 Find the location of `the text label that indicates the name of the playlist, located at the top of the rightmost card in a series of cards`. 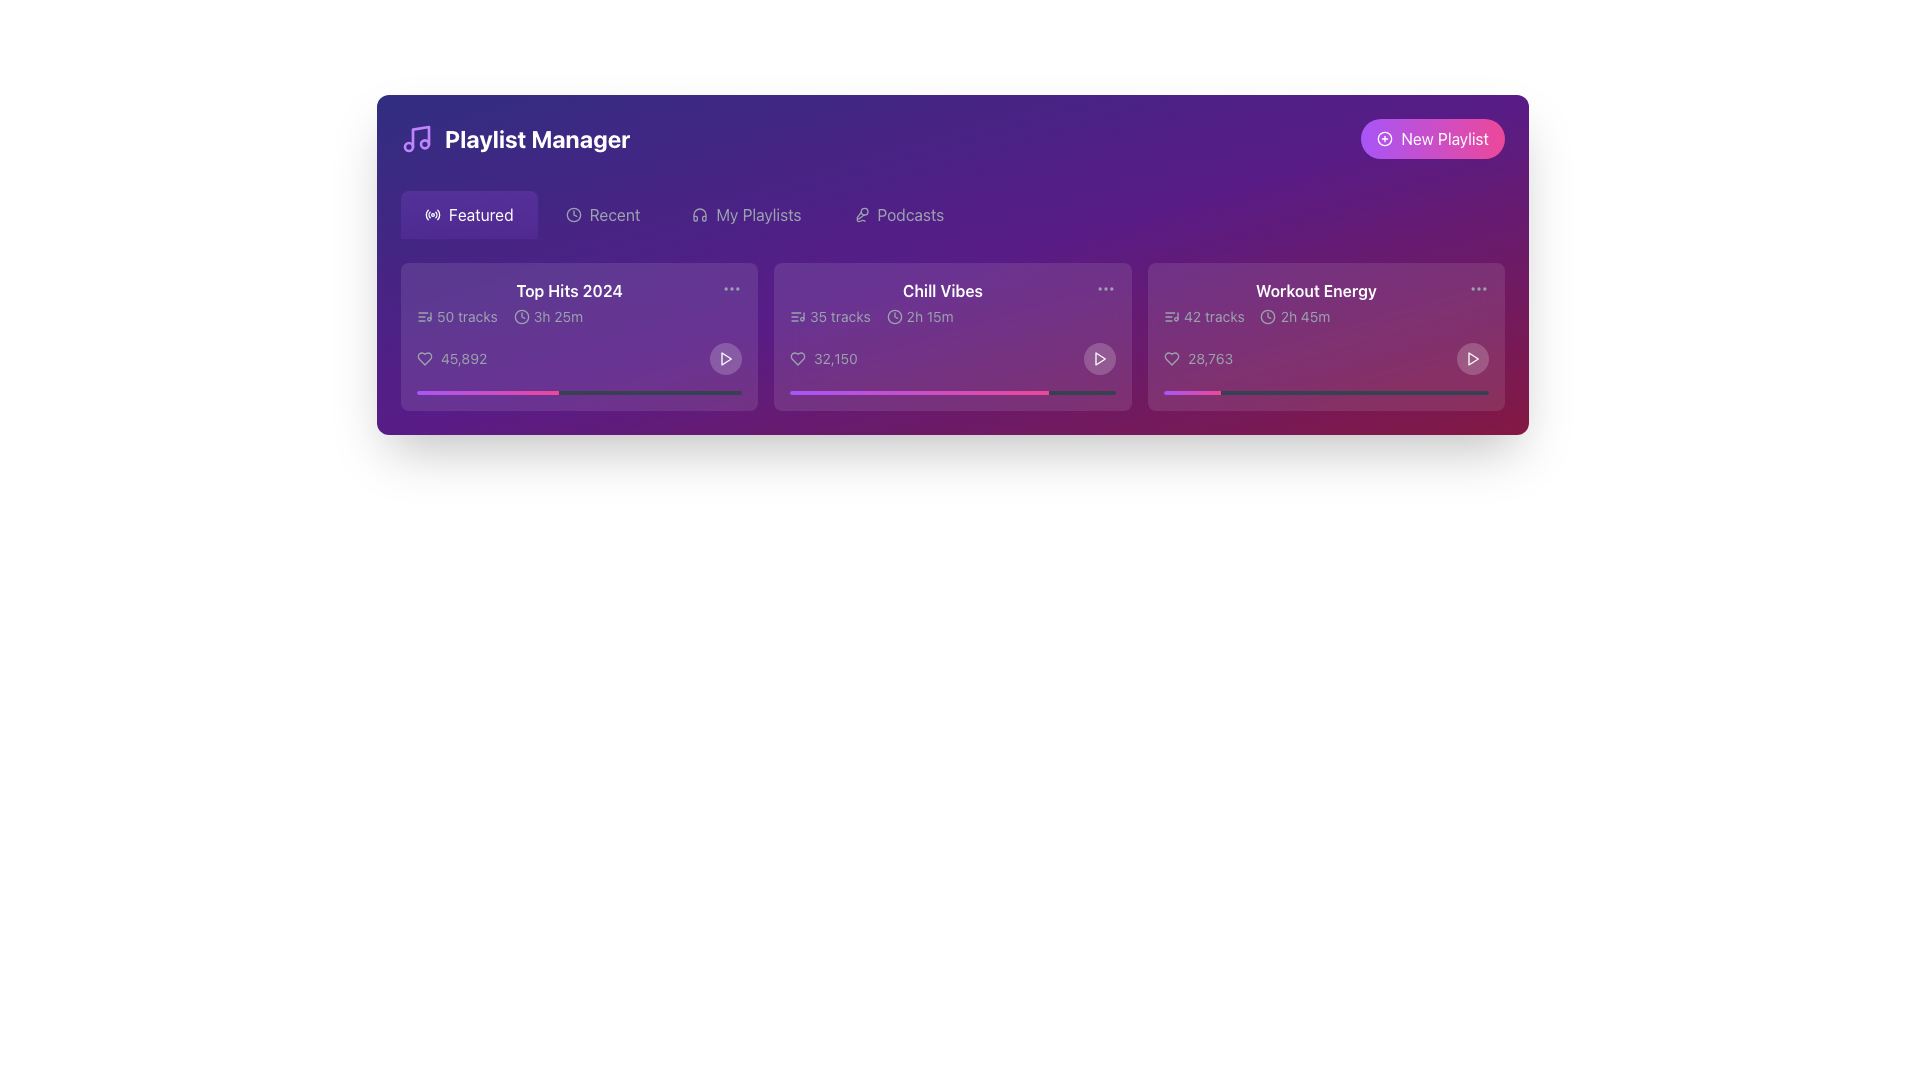

the text label that indicates the name of the playlist, located at the top of the rightmost card in a series of cards is located at coordinates (1316, 290).